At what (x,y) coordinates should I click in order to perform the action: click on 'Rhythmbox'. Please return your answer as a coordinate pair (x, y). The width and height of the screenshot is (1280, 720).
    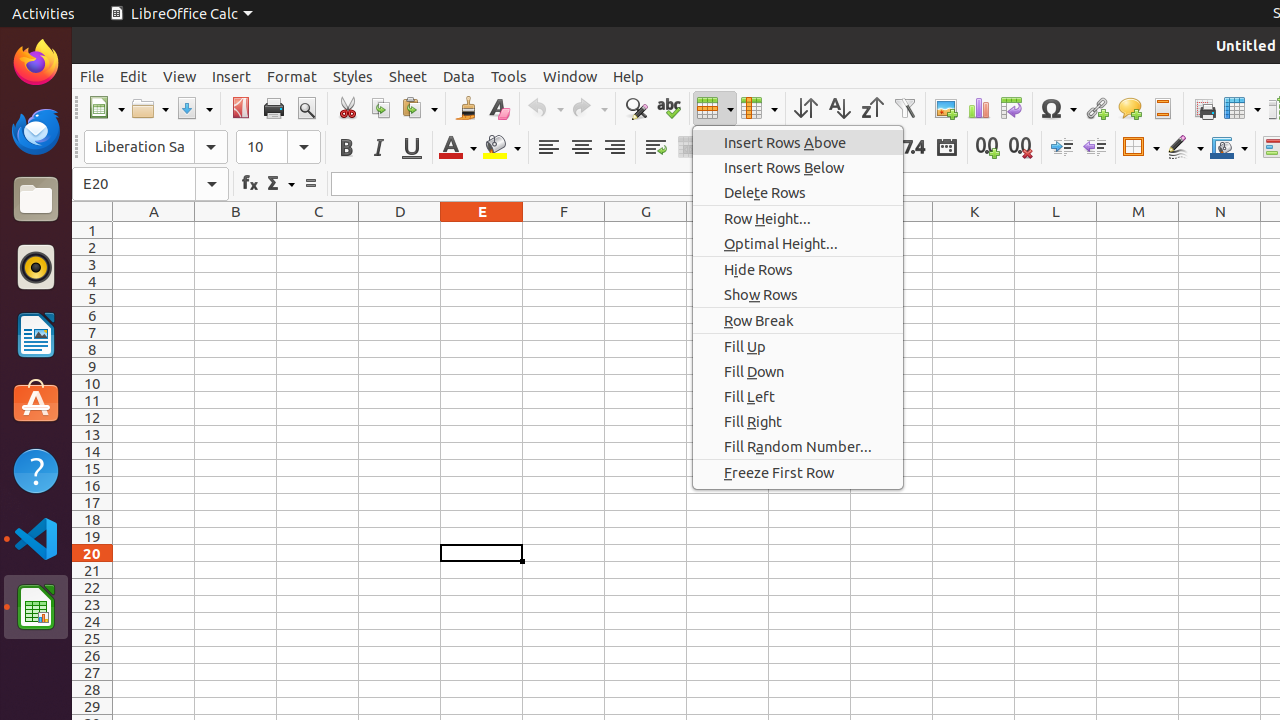
    Looking at the image, I should click on (35, 265).